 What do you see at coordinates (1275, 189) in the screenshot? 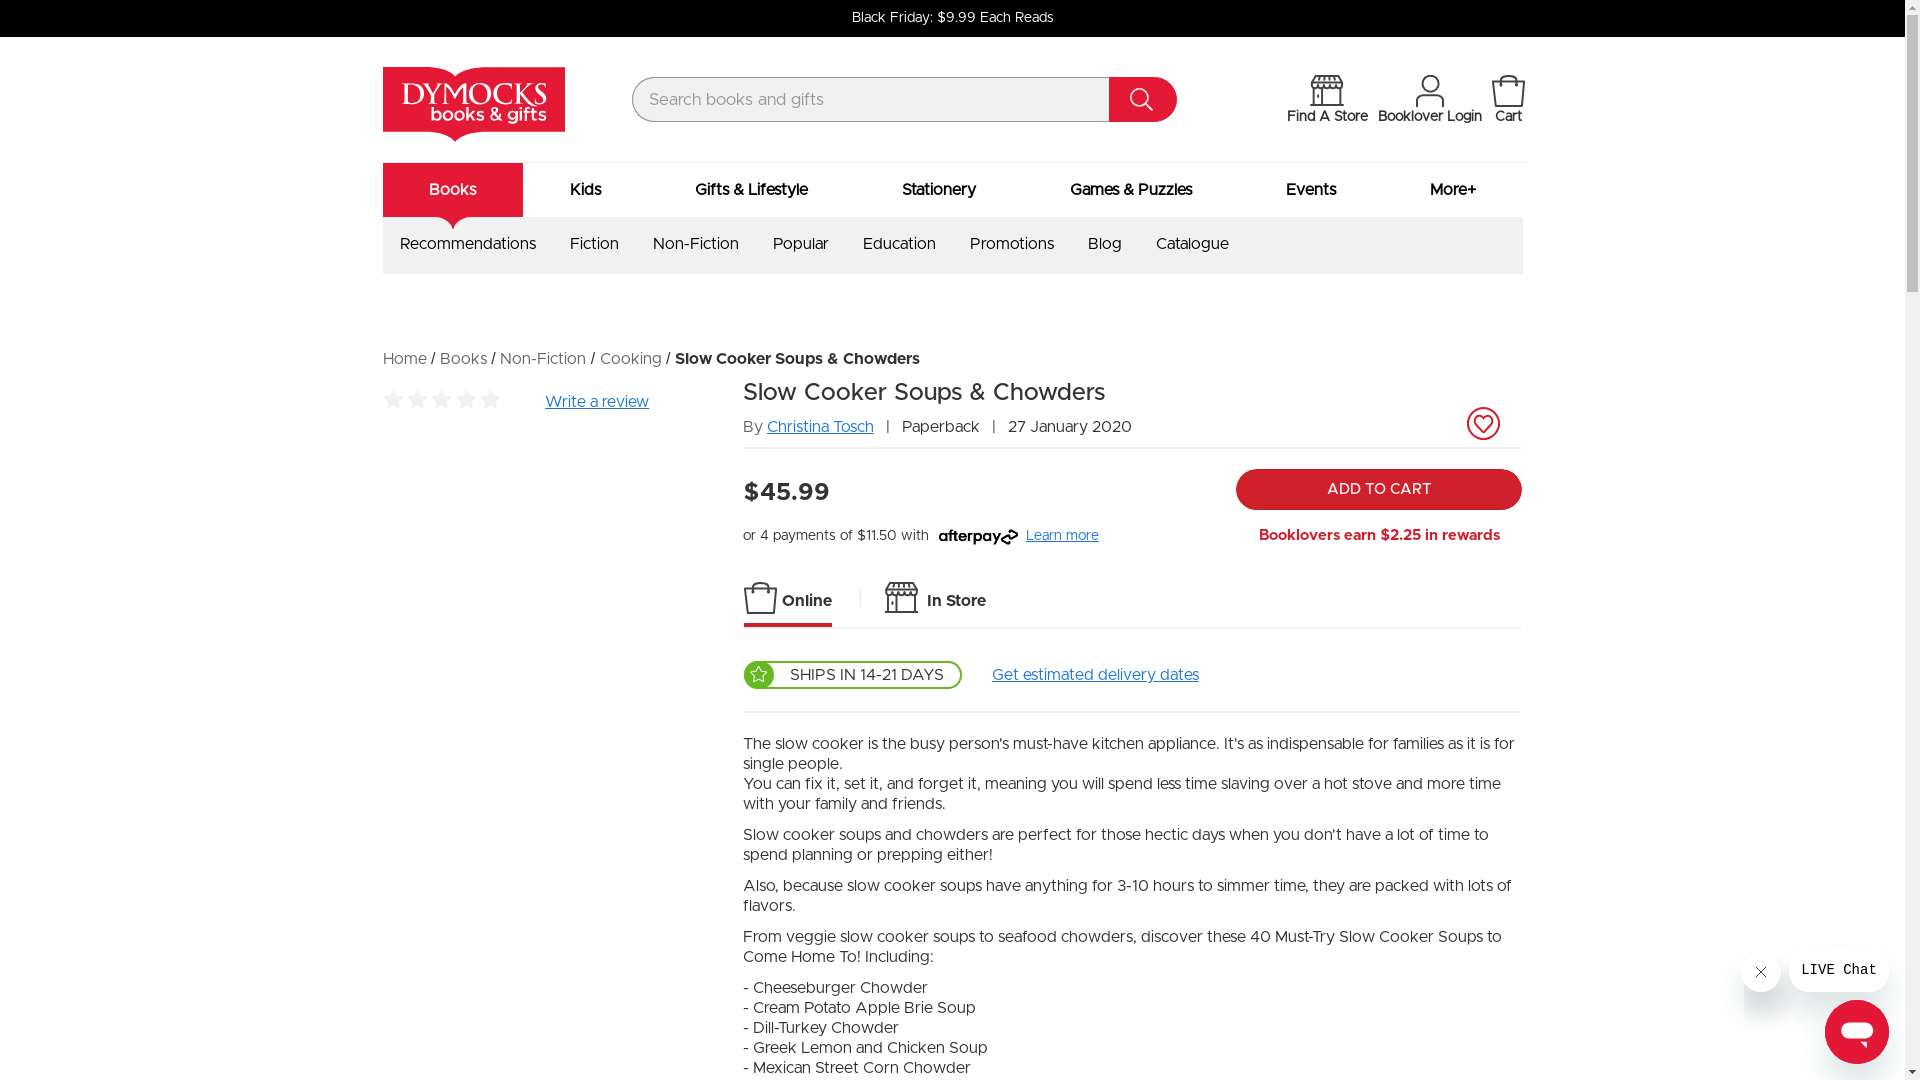
I see `'Events'` at bounding box center [1275, 189].